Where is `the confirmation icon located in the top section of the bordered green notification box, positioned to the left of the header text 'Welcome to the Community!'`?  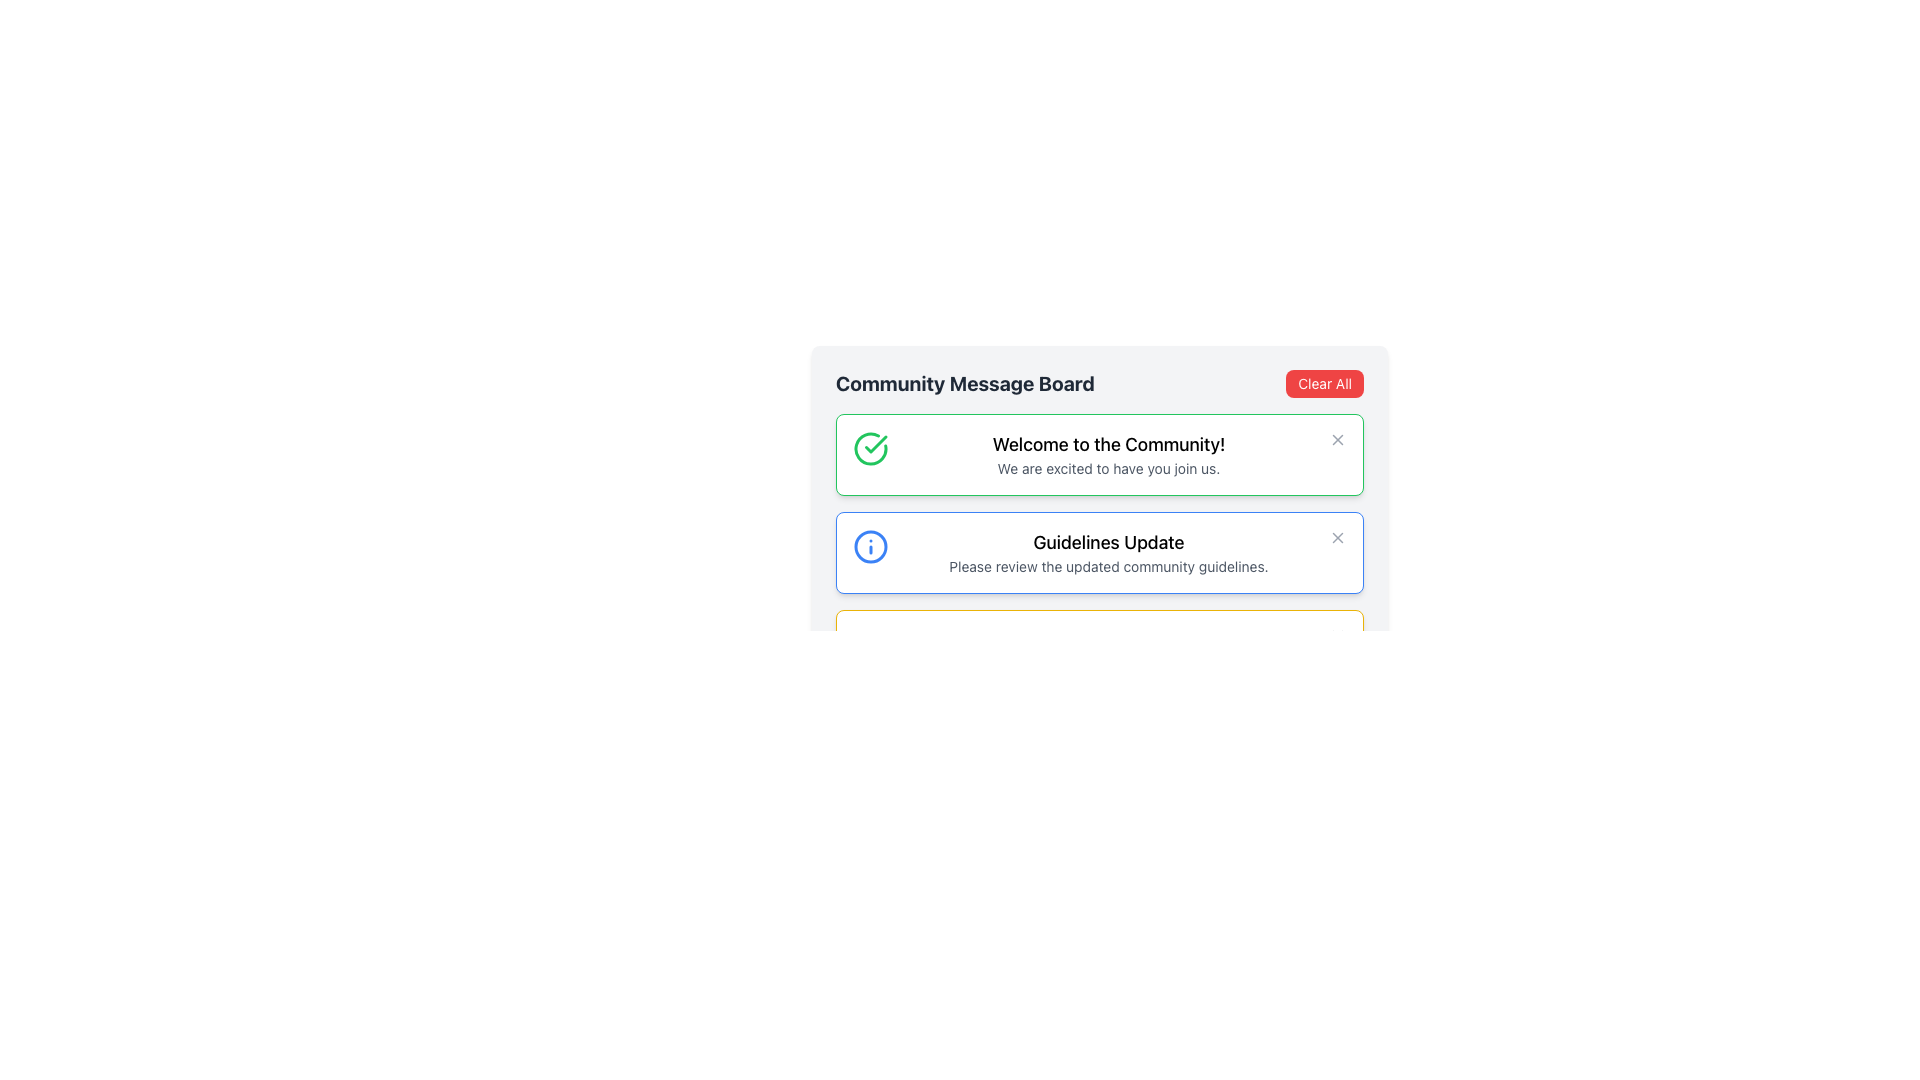
the confirmation icon located in the top section of the bordered green notification box, positioned to the left of the header text 'Welcome to the Community!' is located at coordinates (870, 447).